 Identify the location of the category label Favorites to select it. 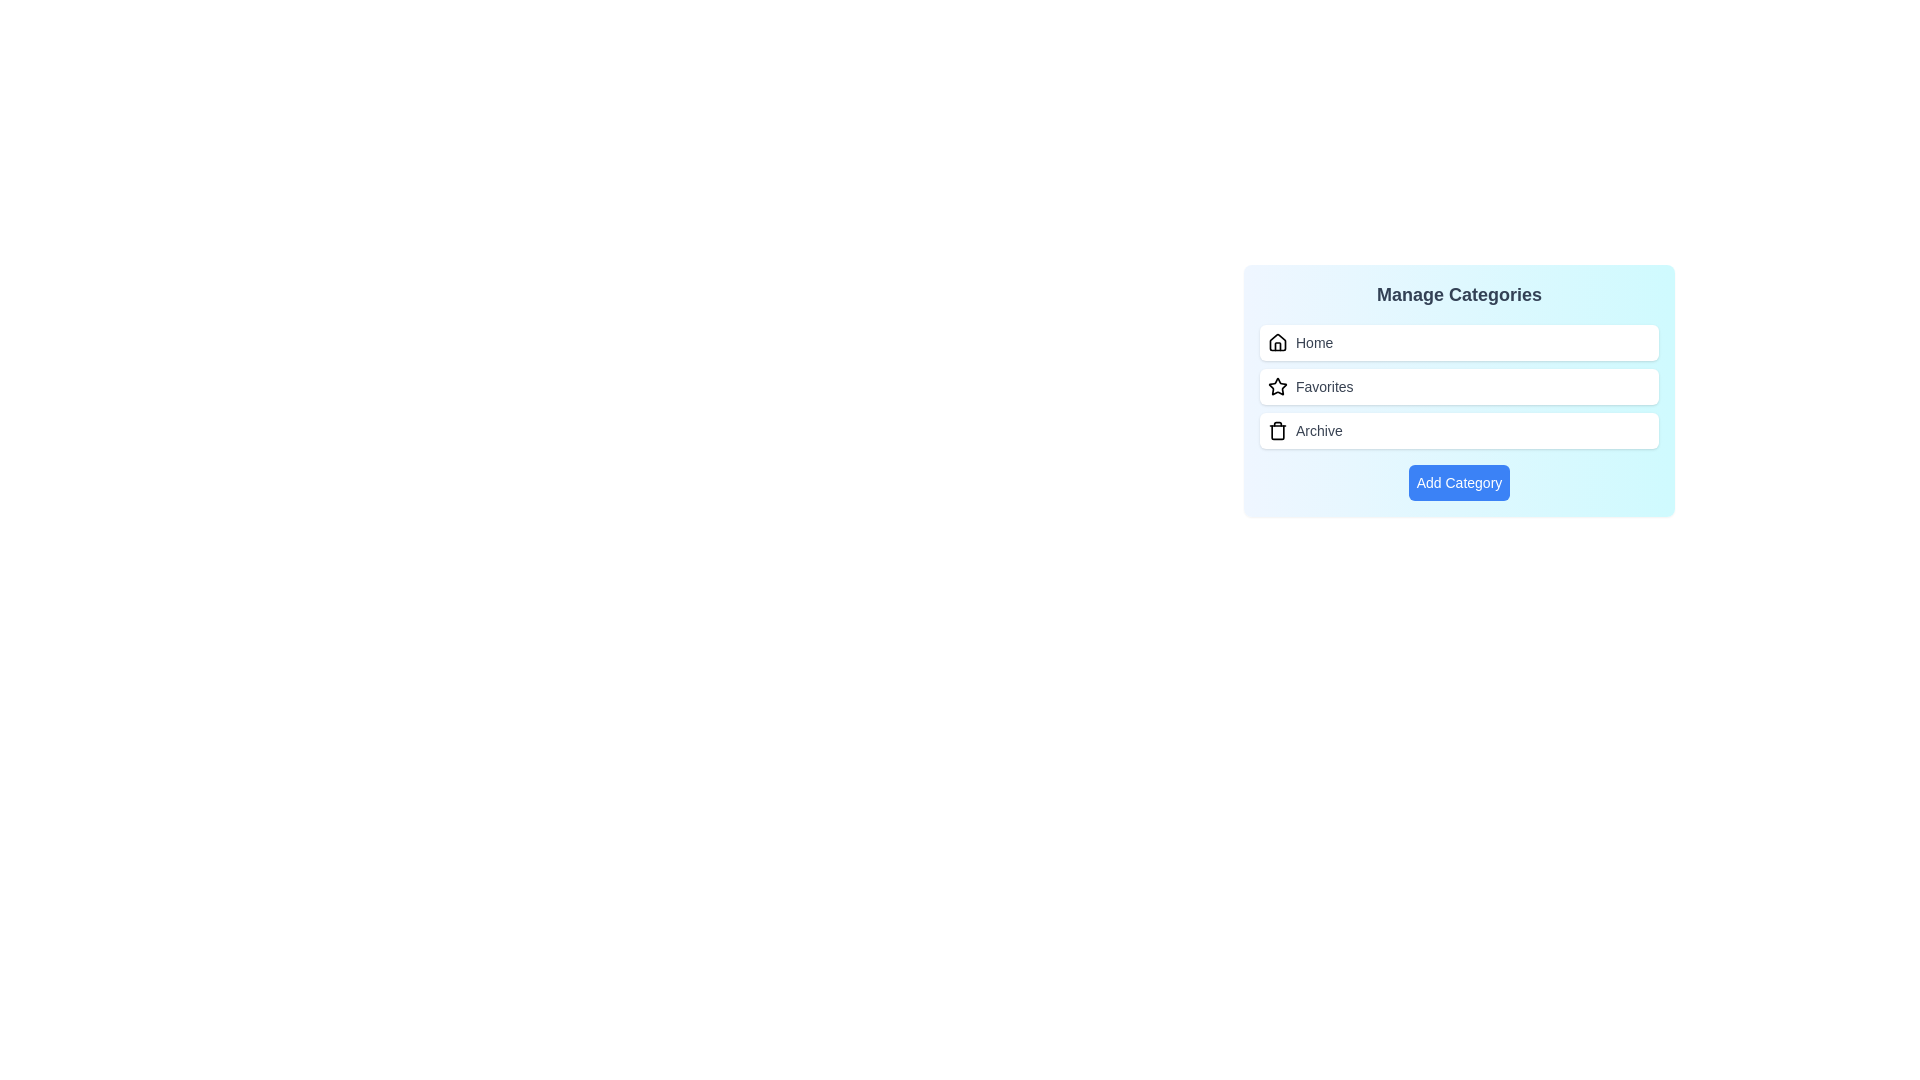
(1324, 386).